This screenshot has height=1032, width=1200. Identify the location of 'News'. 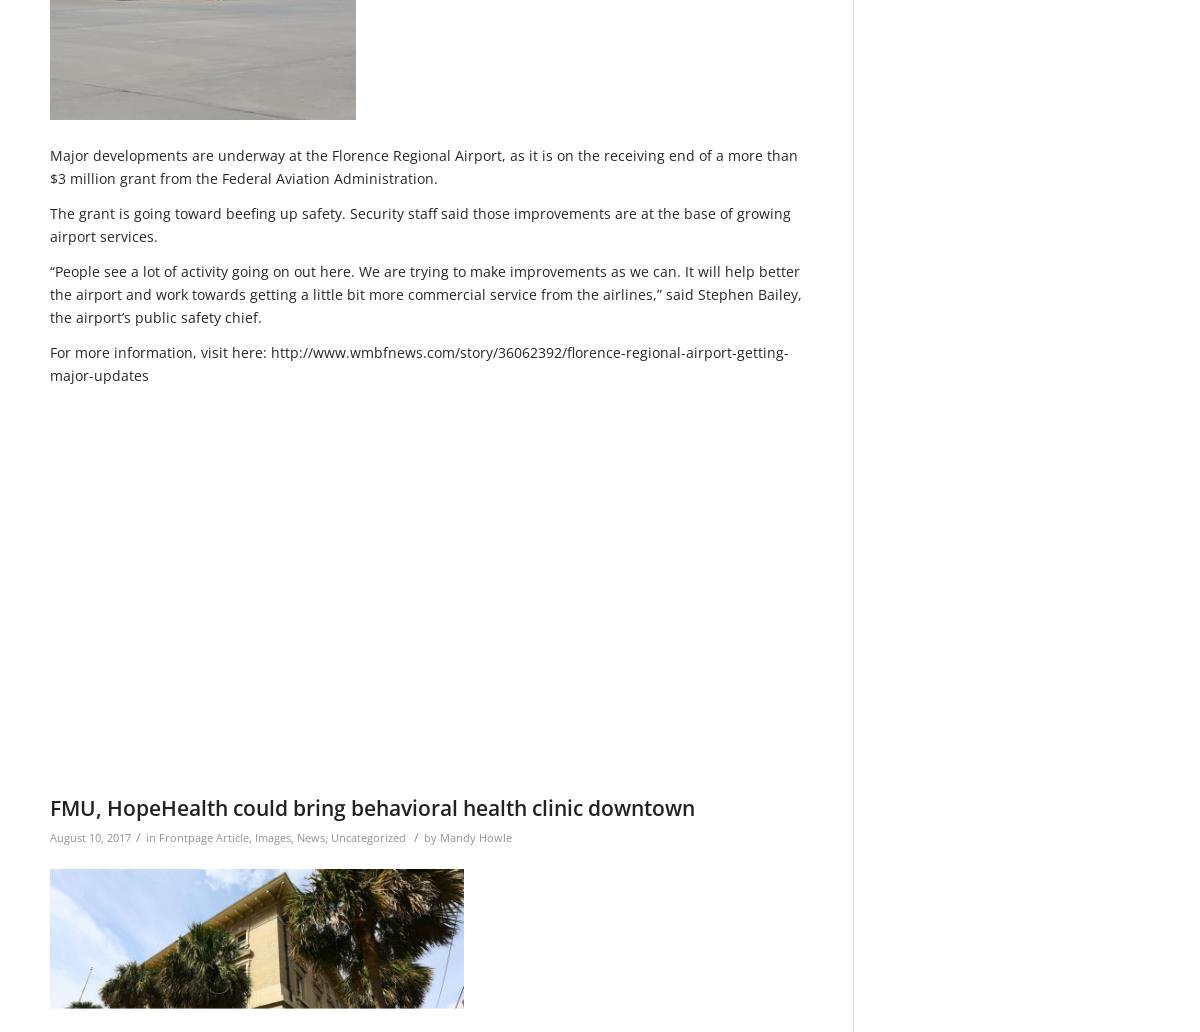
(311, 836).